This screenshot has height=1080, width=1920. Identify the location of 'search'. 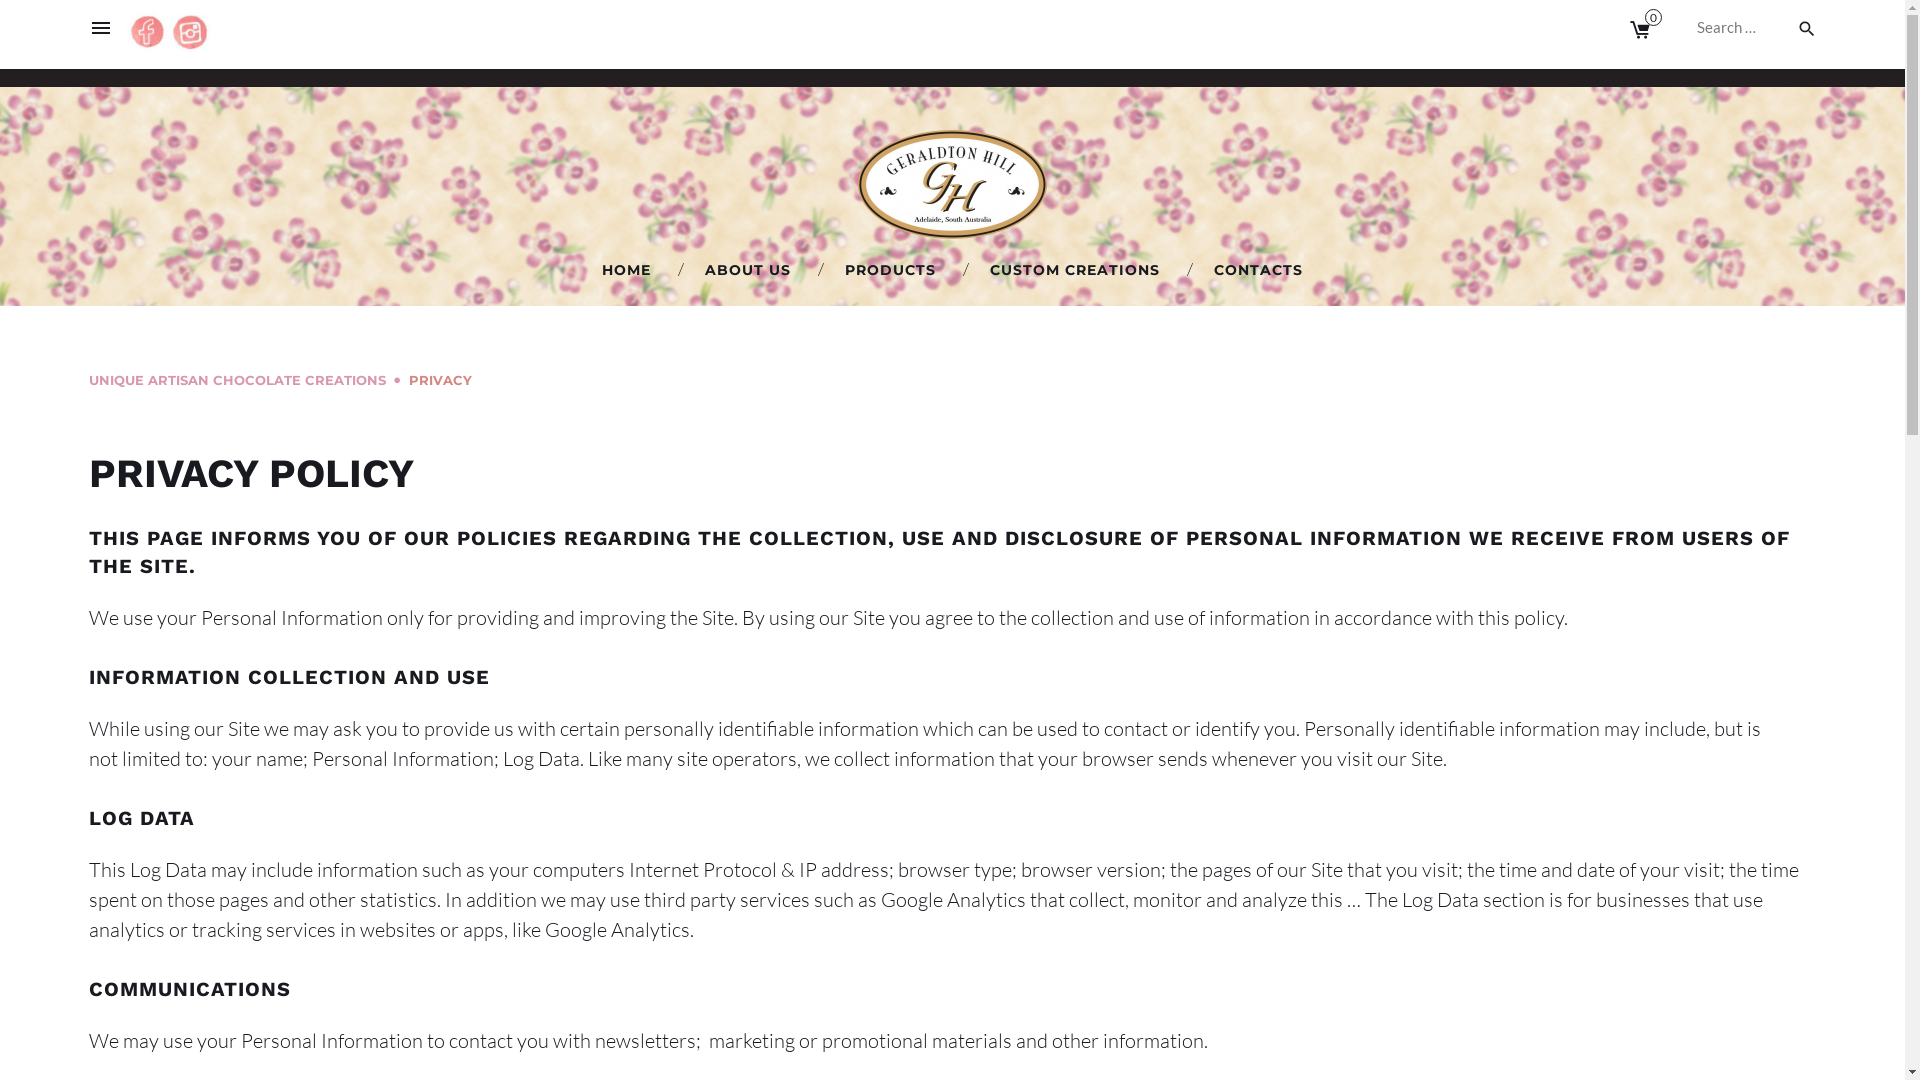
(1805, 29).